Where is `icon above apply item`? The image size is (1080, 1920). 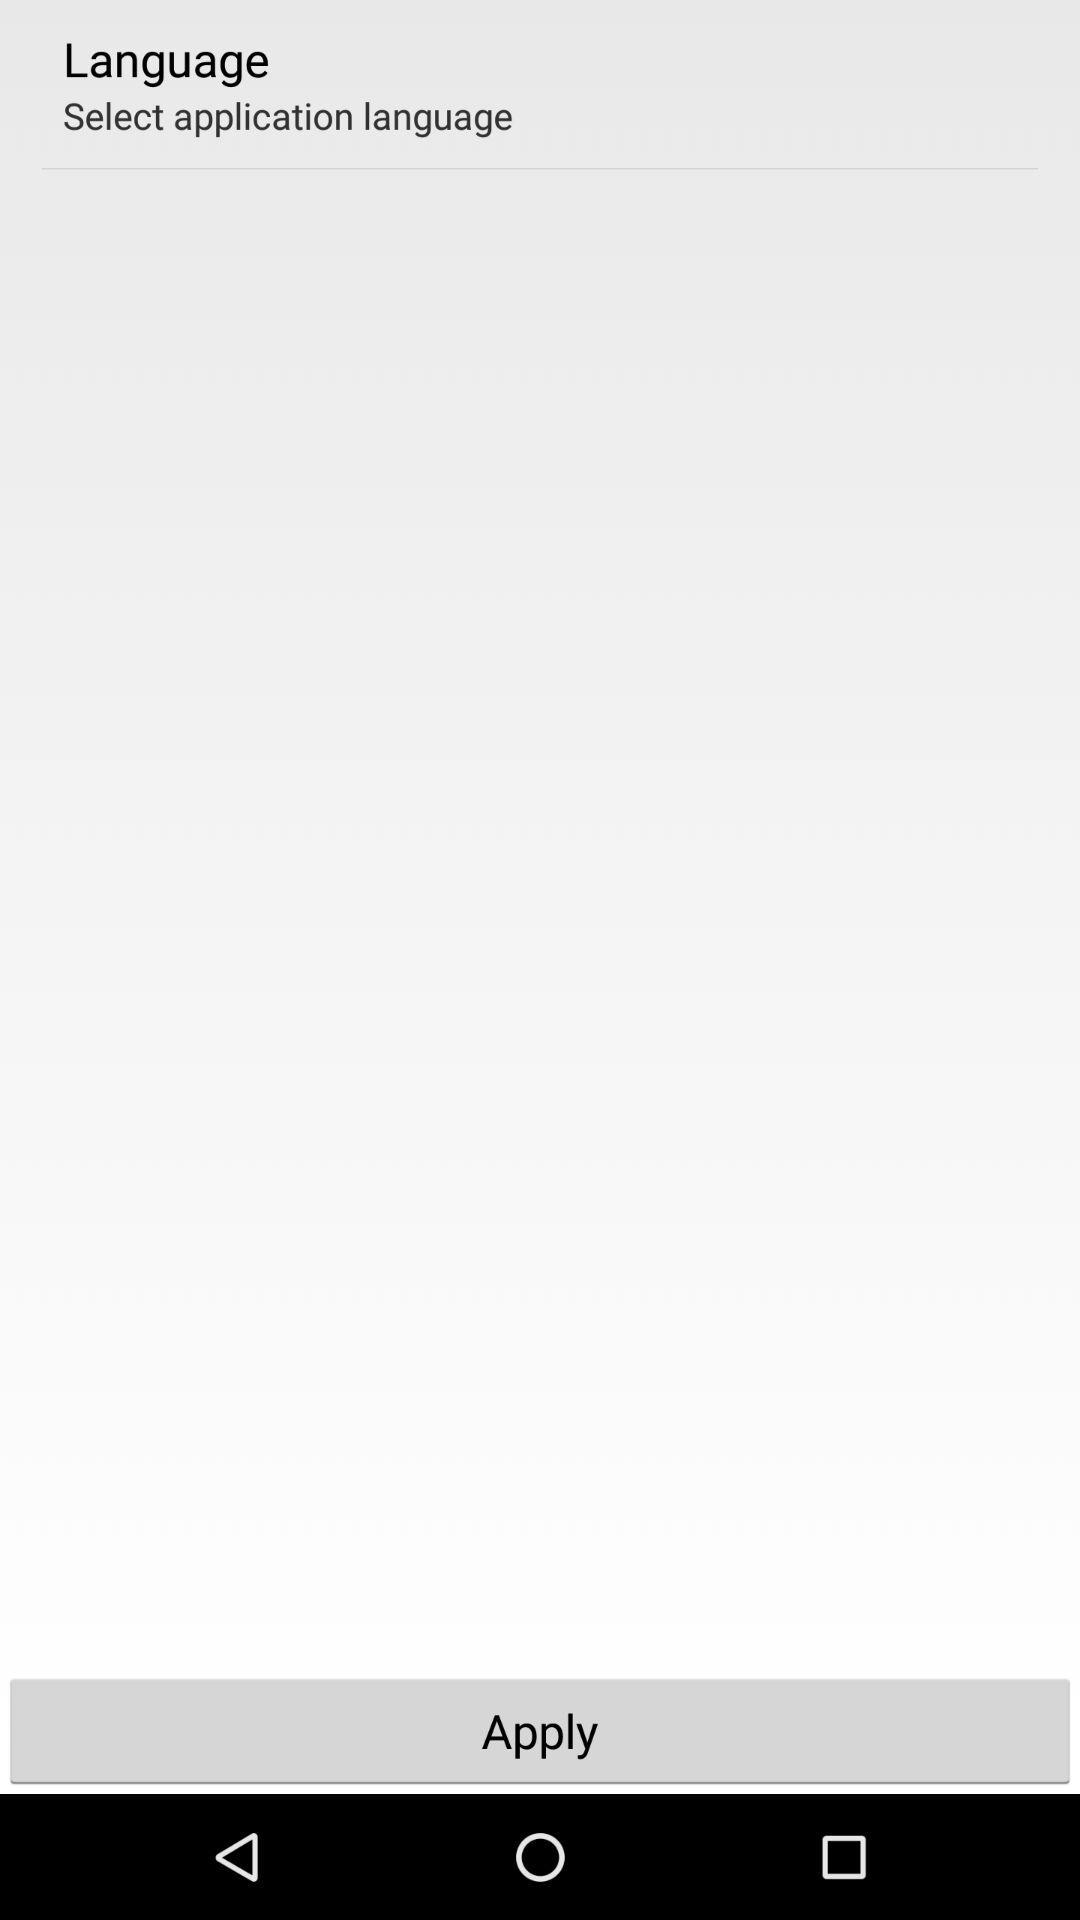
icon above apply item is located at coordinates (288, 114).